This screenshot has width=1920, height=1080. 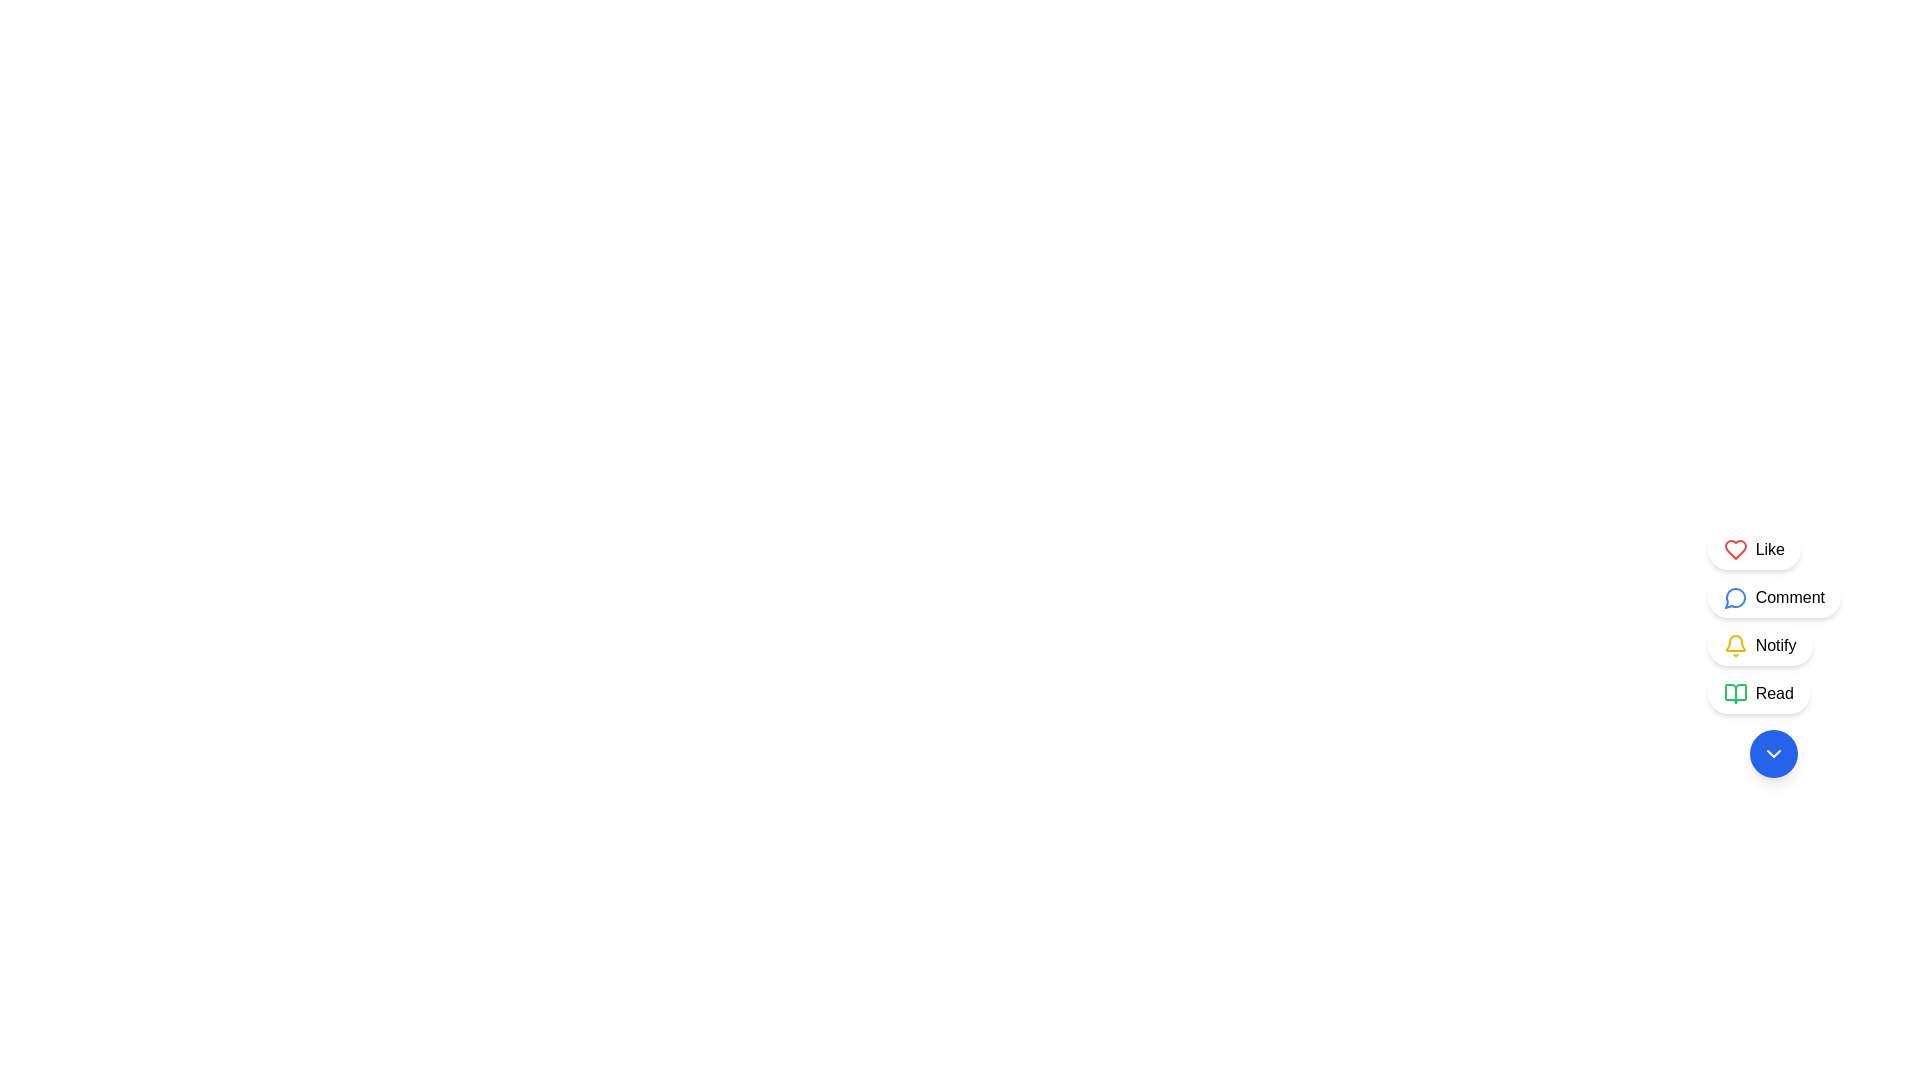 I want to click on the 'Comment' button, which is the second option from the top in the vertical list of interactive buttons on the right side, identified by the blue speech bubble icon, so click(x=1790, y=596).